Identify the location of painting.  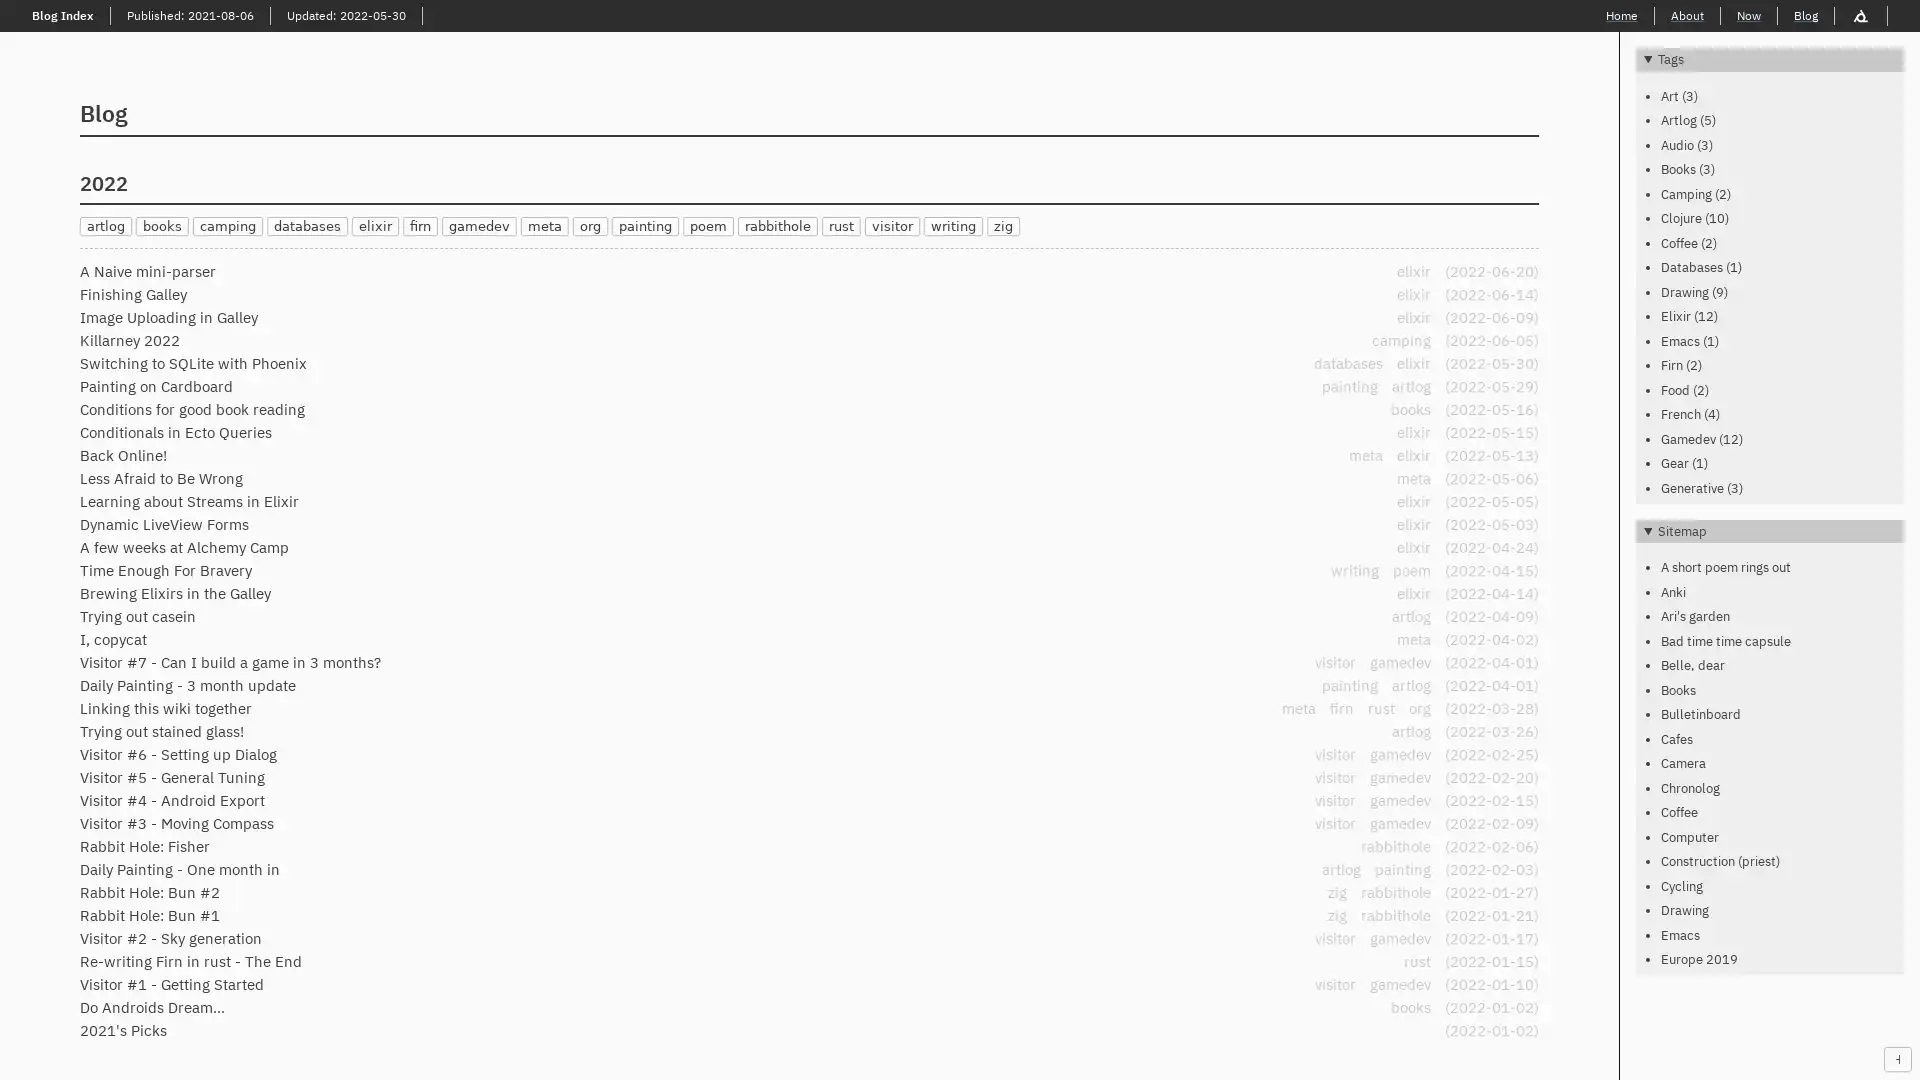
(645, 225).